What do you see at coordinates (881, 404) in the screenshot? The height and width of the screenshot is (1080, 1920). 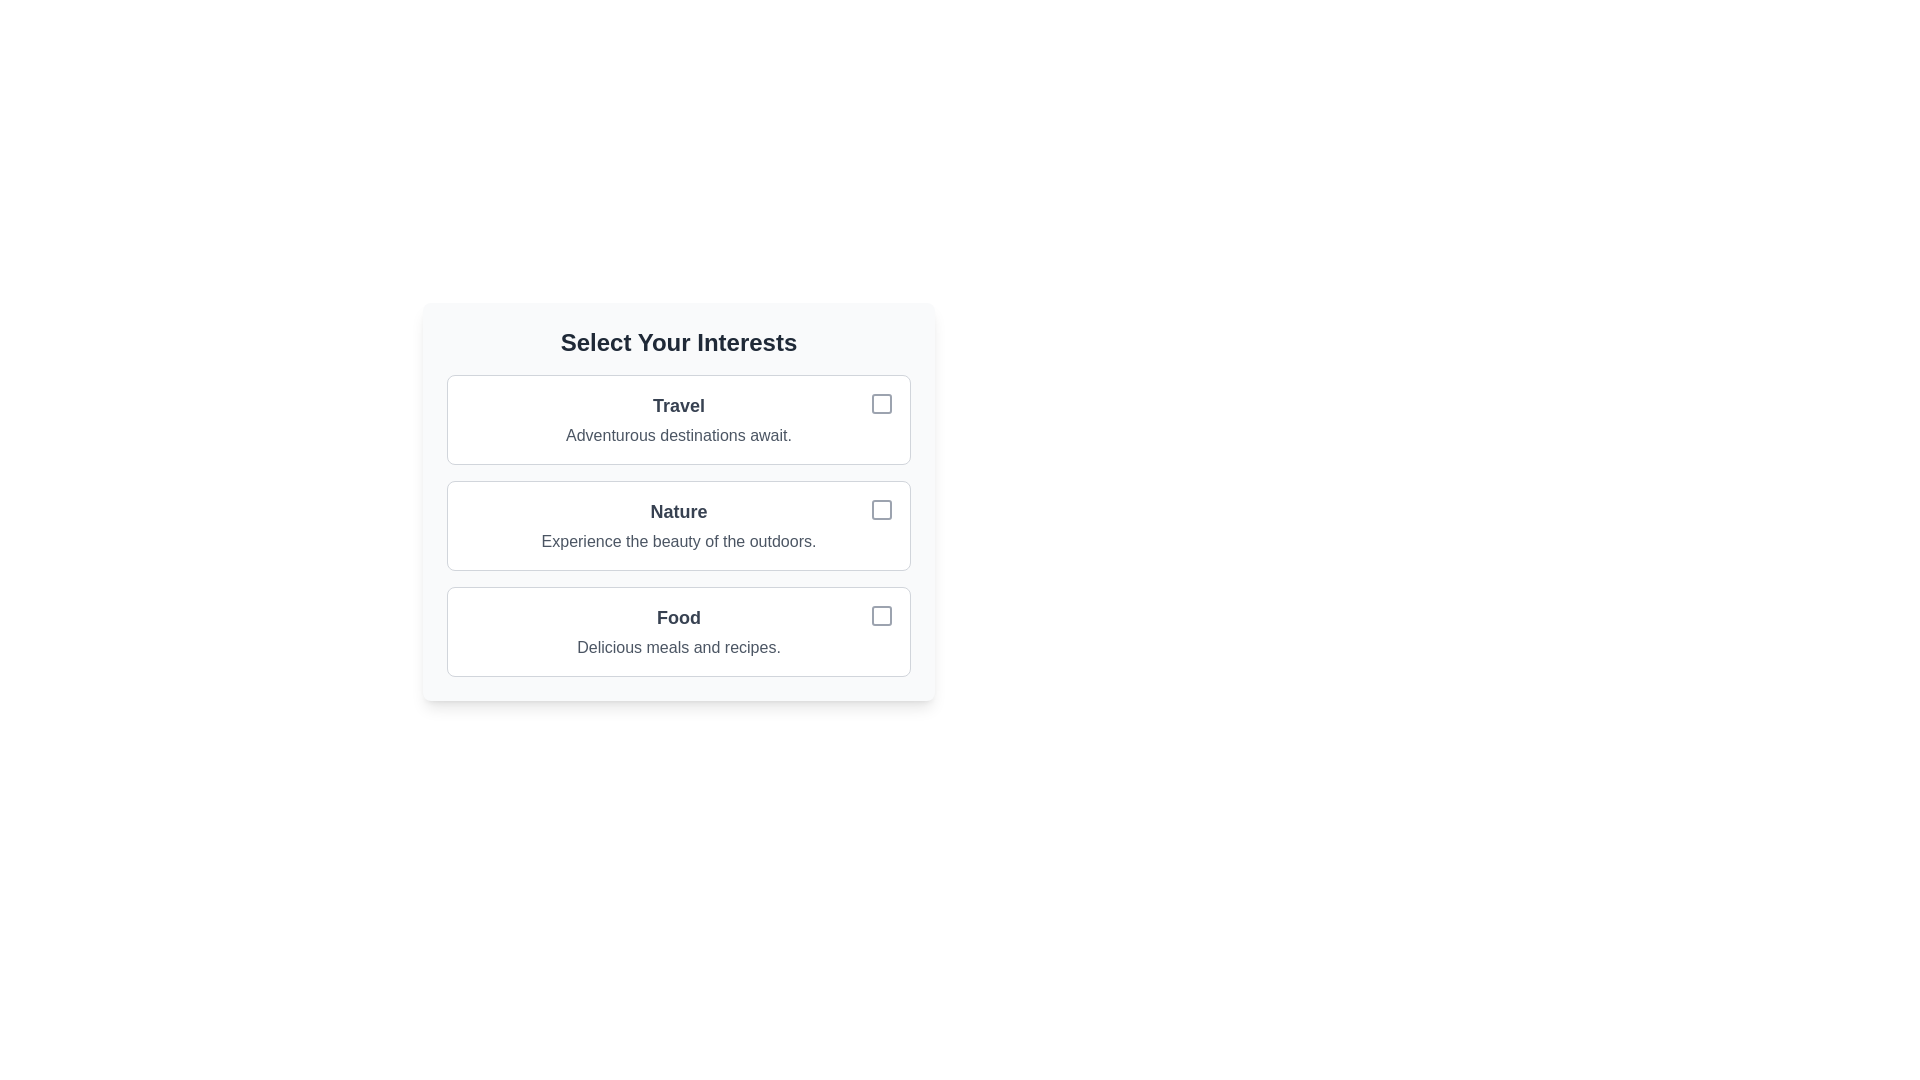 I see `the inner rectangular part of the checkbox associated with the 'Travel' option` at bounding box center [881, 404].